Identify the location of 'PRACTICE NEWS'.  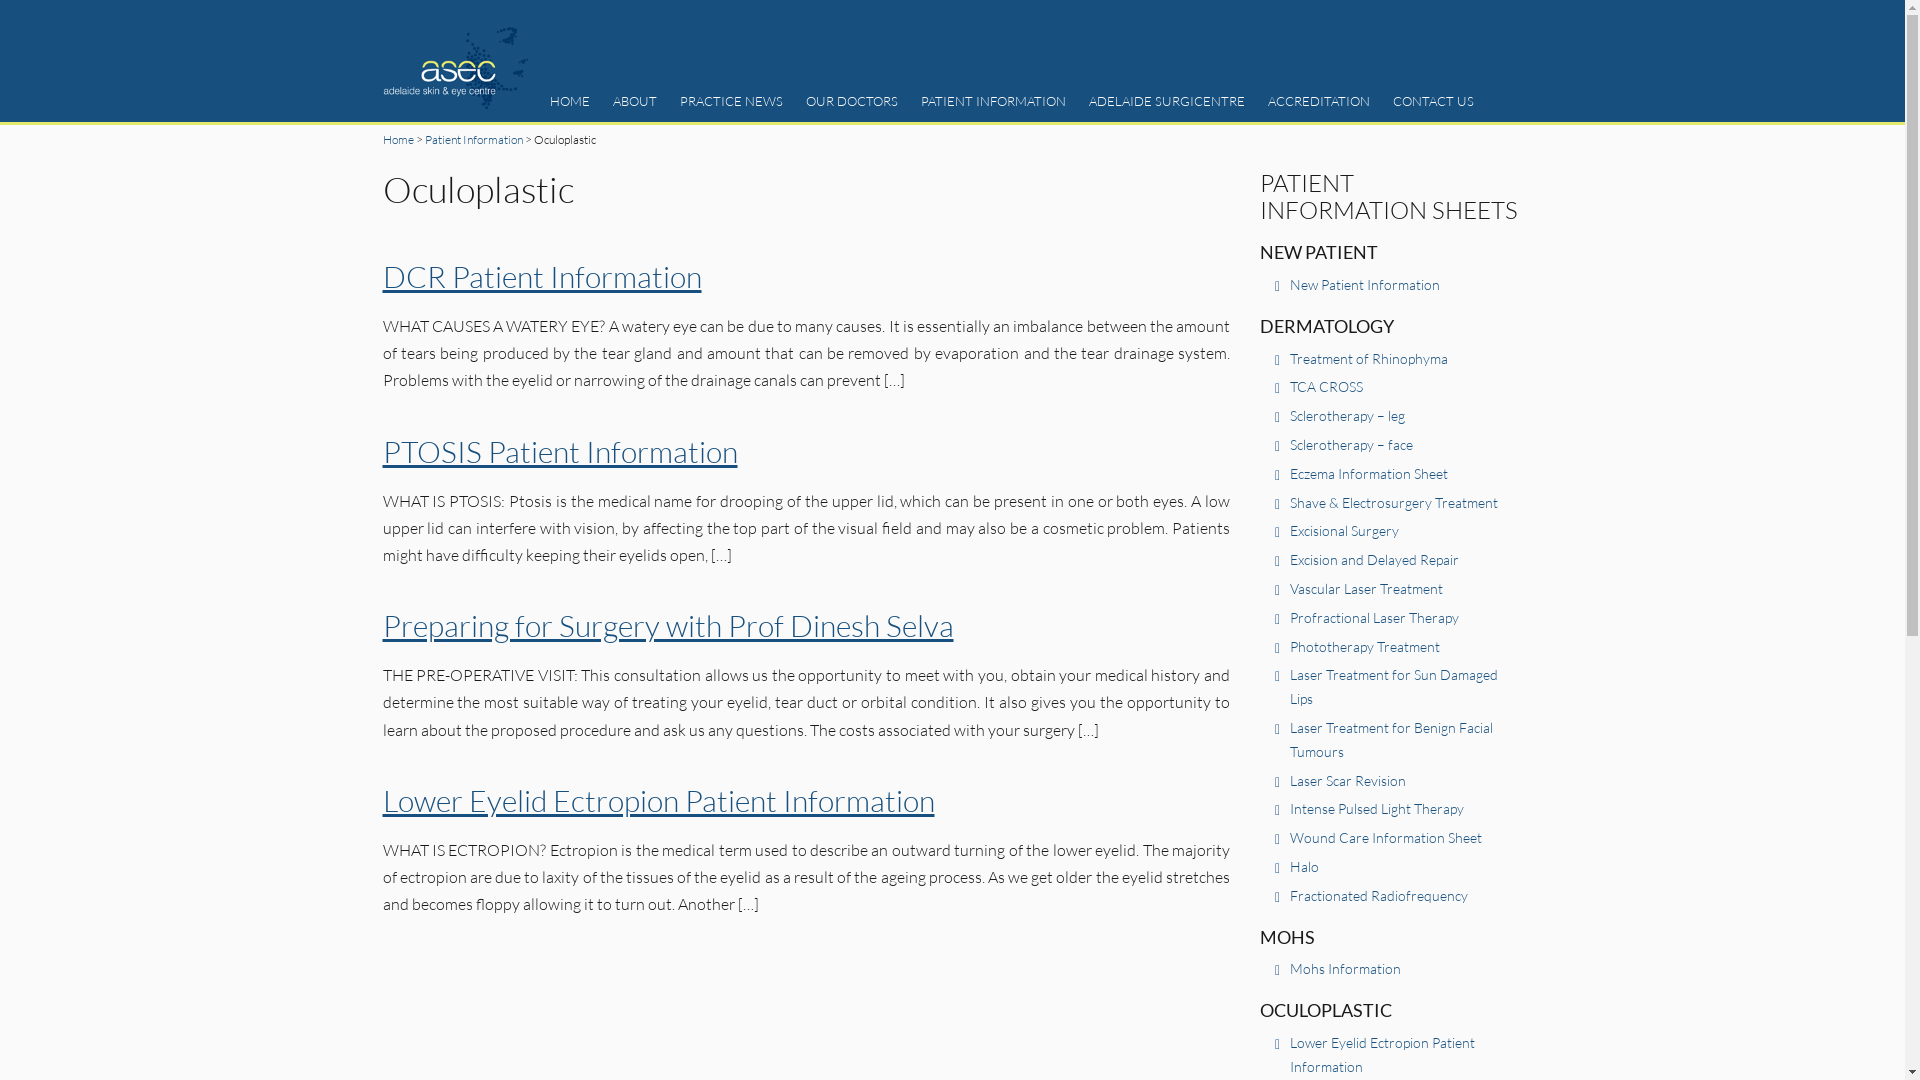
(730, 100).